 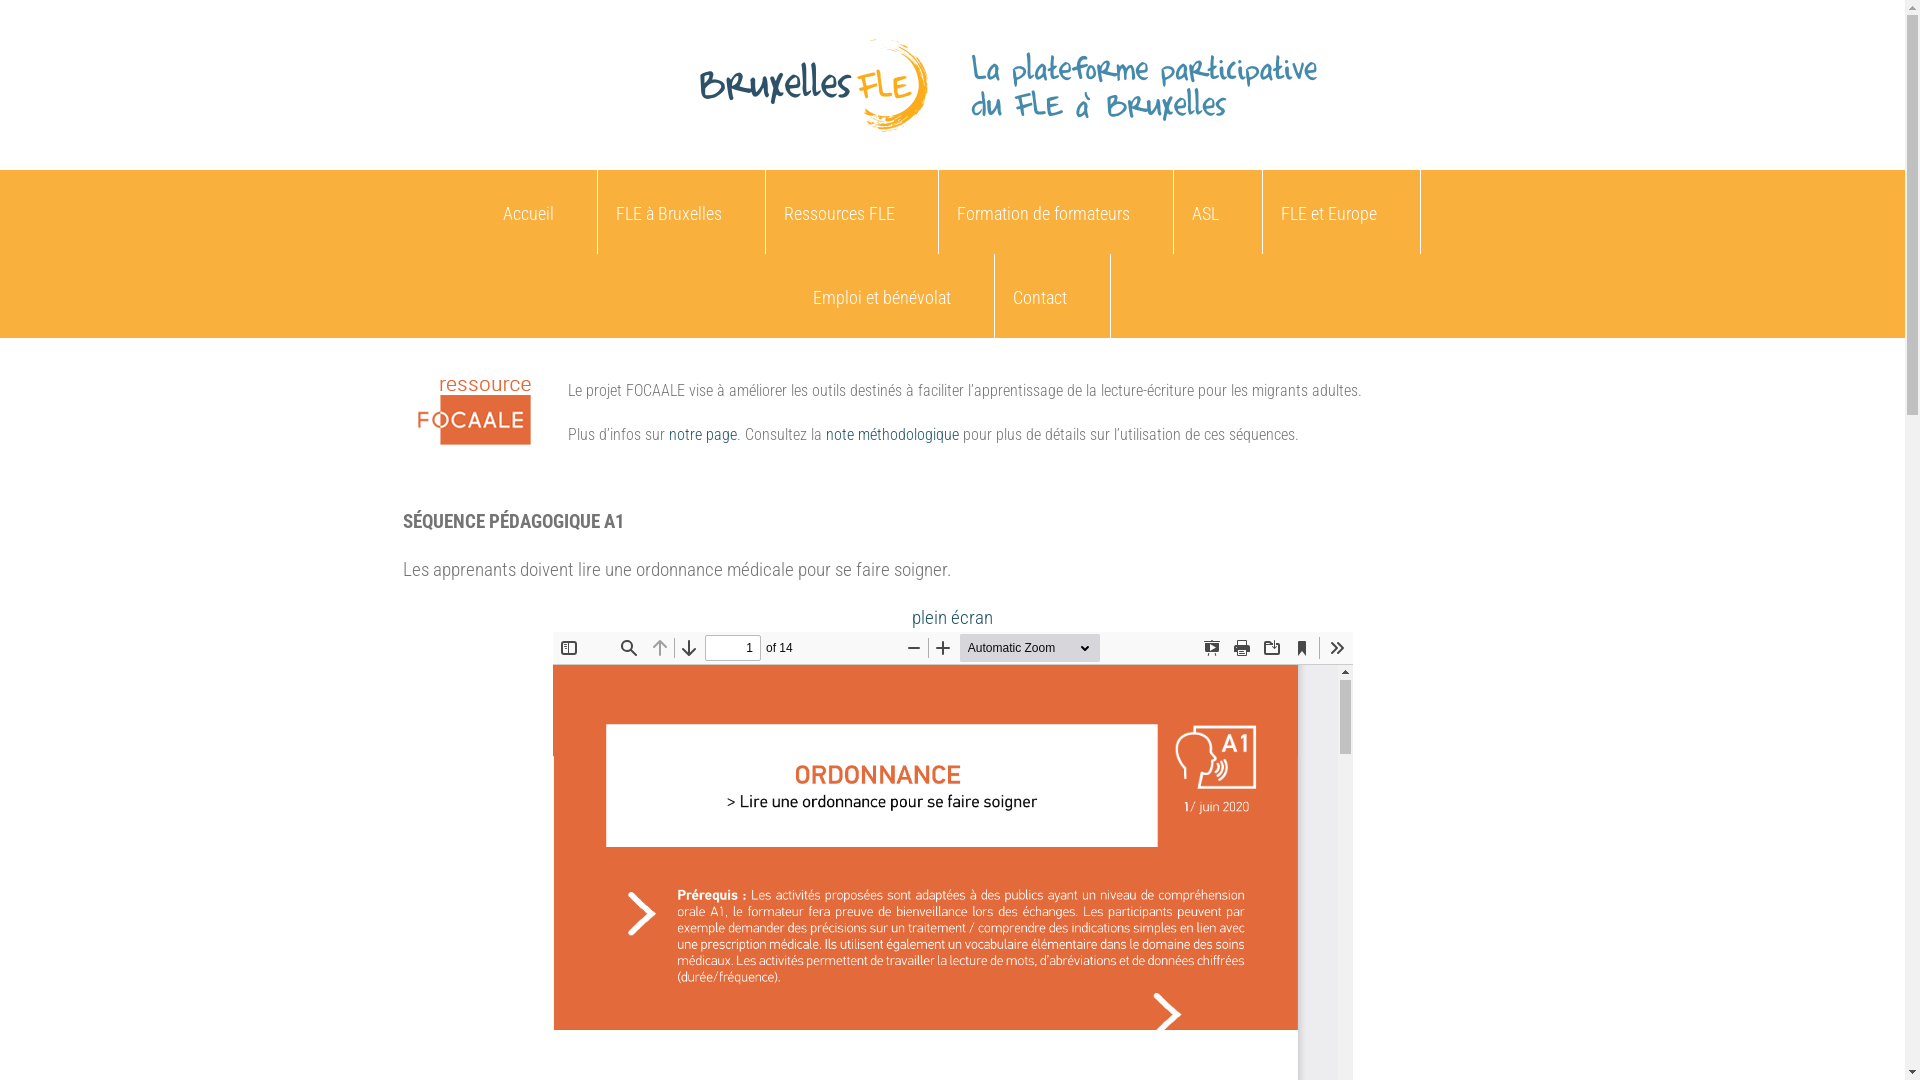 What do you see at coordinates (1038, 296) in the screenshot?
I see `'Contact'` at bounding box center [1038, 296].